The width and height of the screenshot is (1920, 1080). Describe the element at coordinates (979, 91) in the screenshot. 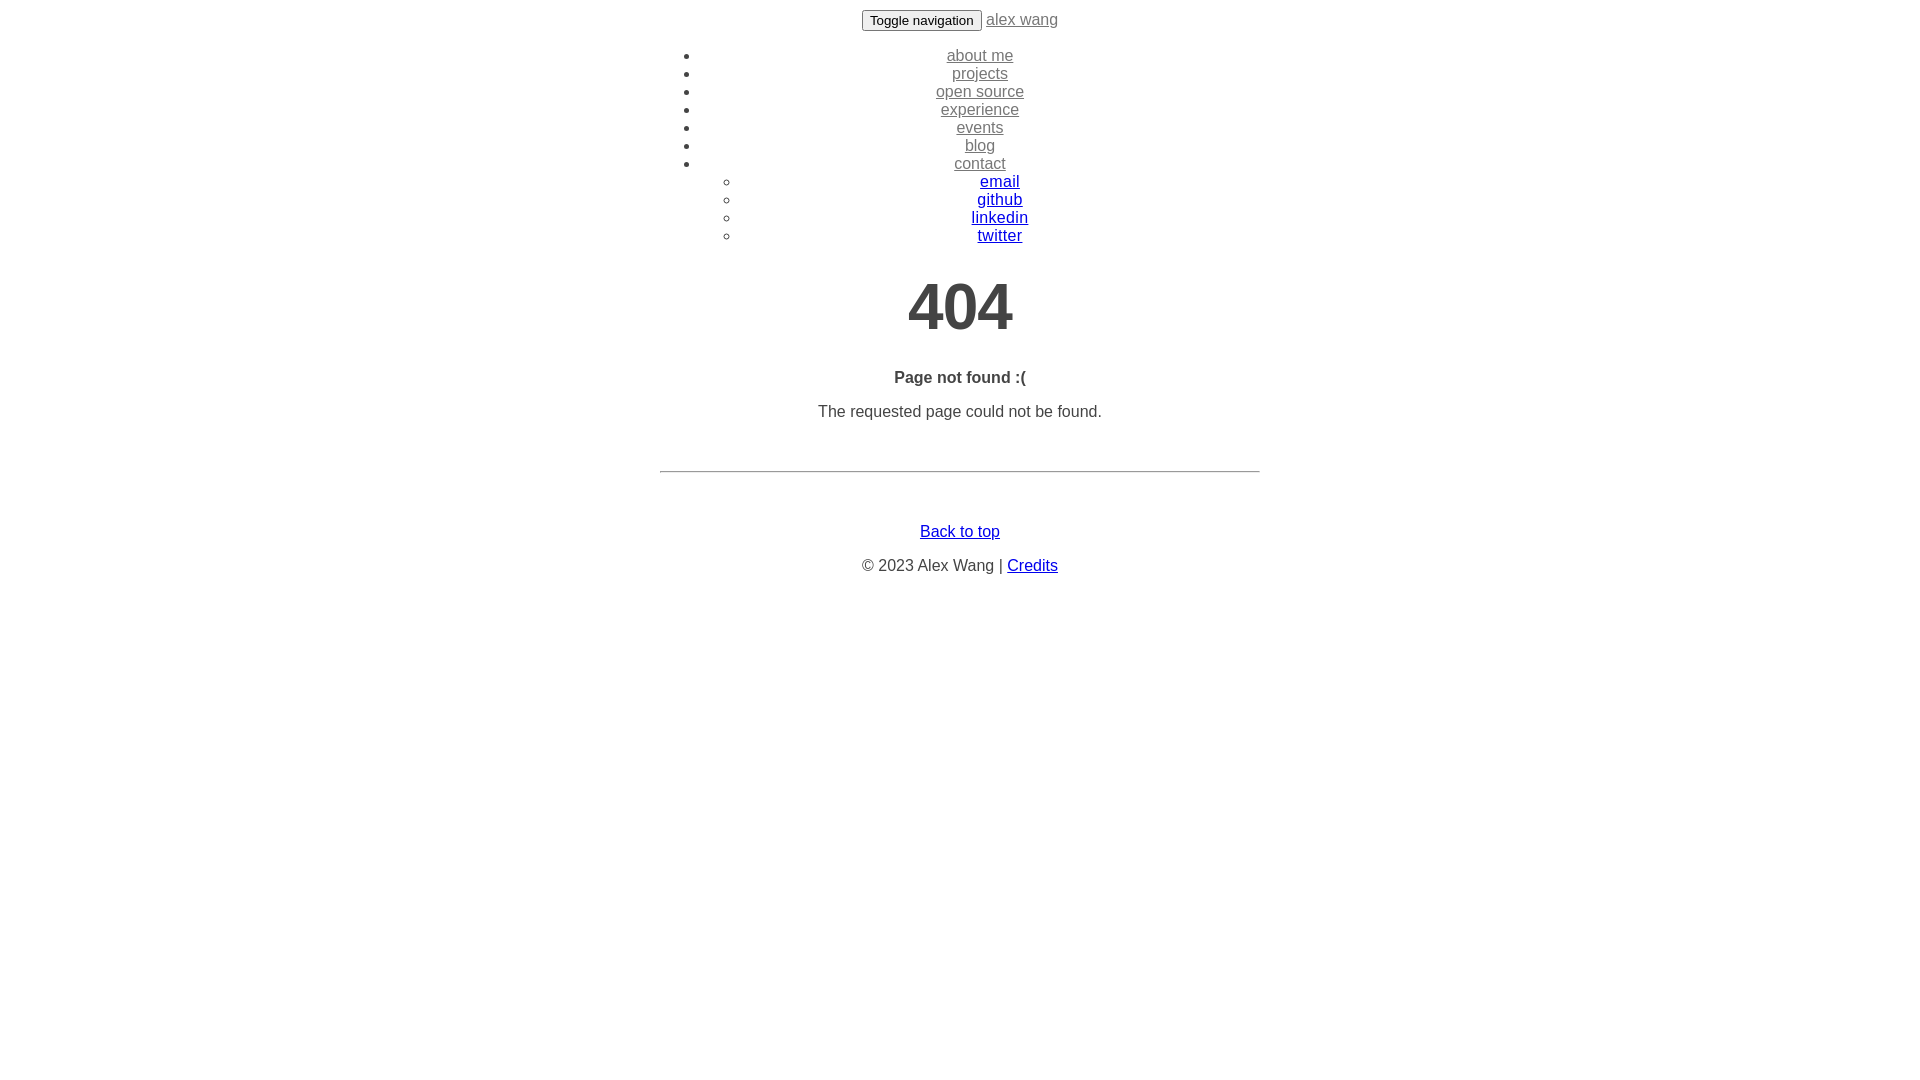

I see `'open source'` at that location.